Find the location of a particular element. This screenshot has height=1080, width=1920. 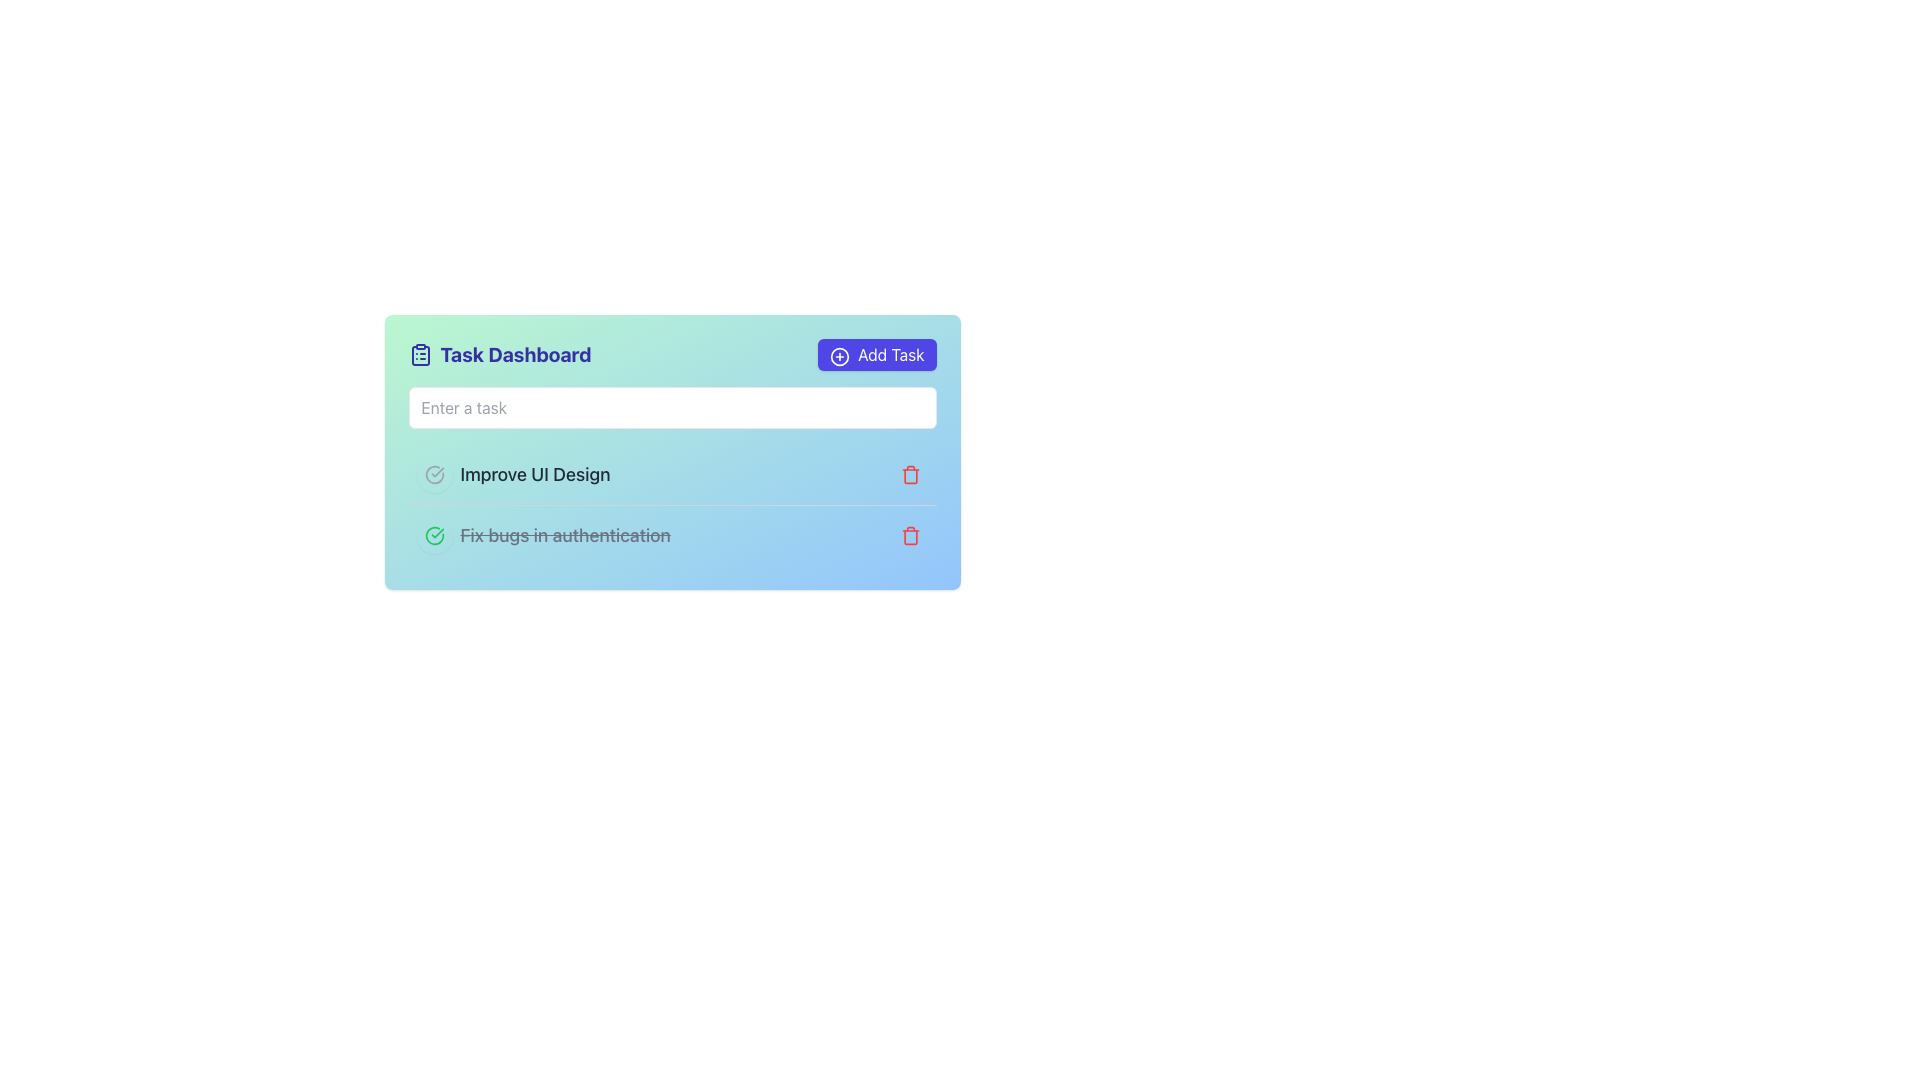

text displayed in the Text Label that says 'Task Dashboard', which is bold and indigo-colored, located at the top part of the interface next to a clipboard icon is located at coordinates (516, 353).